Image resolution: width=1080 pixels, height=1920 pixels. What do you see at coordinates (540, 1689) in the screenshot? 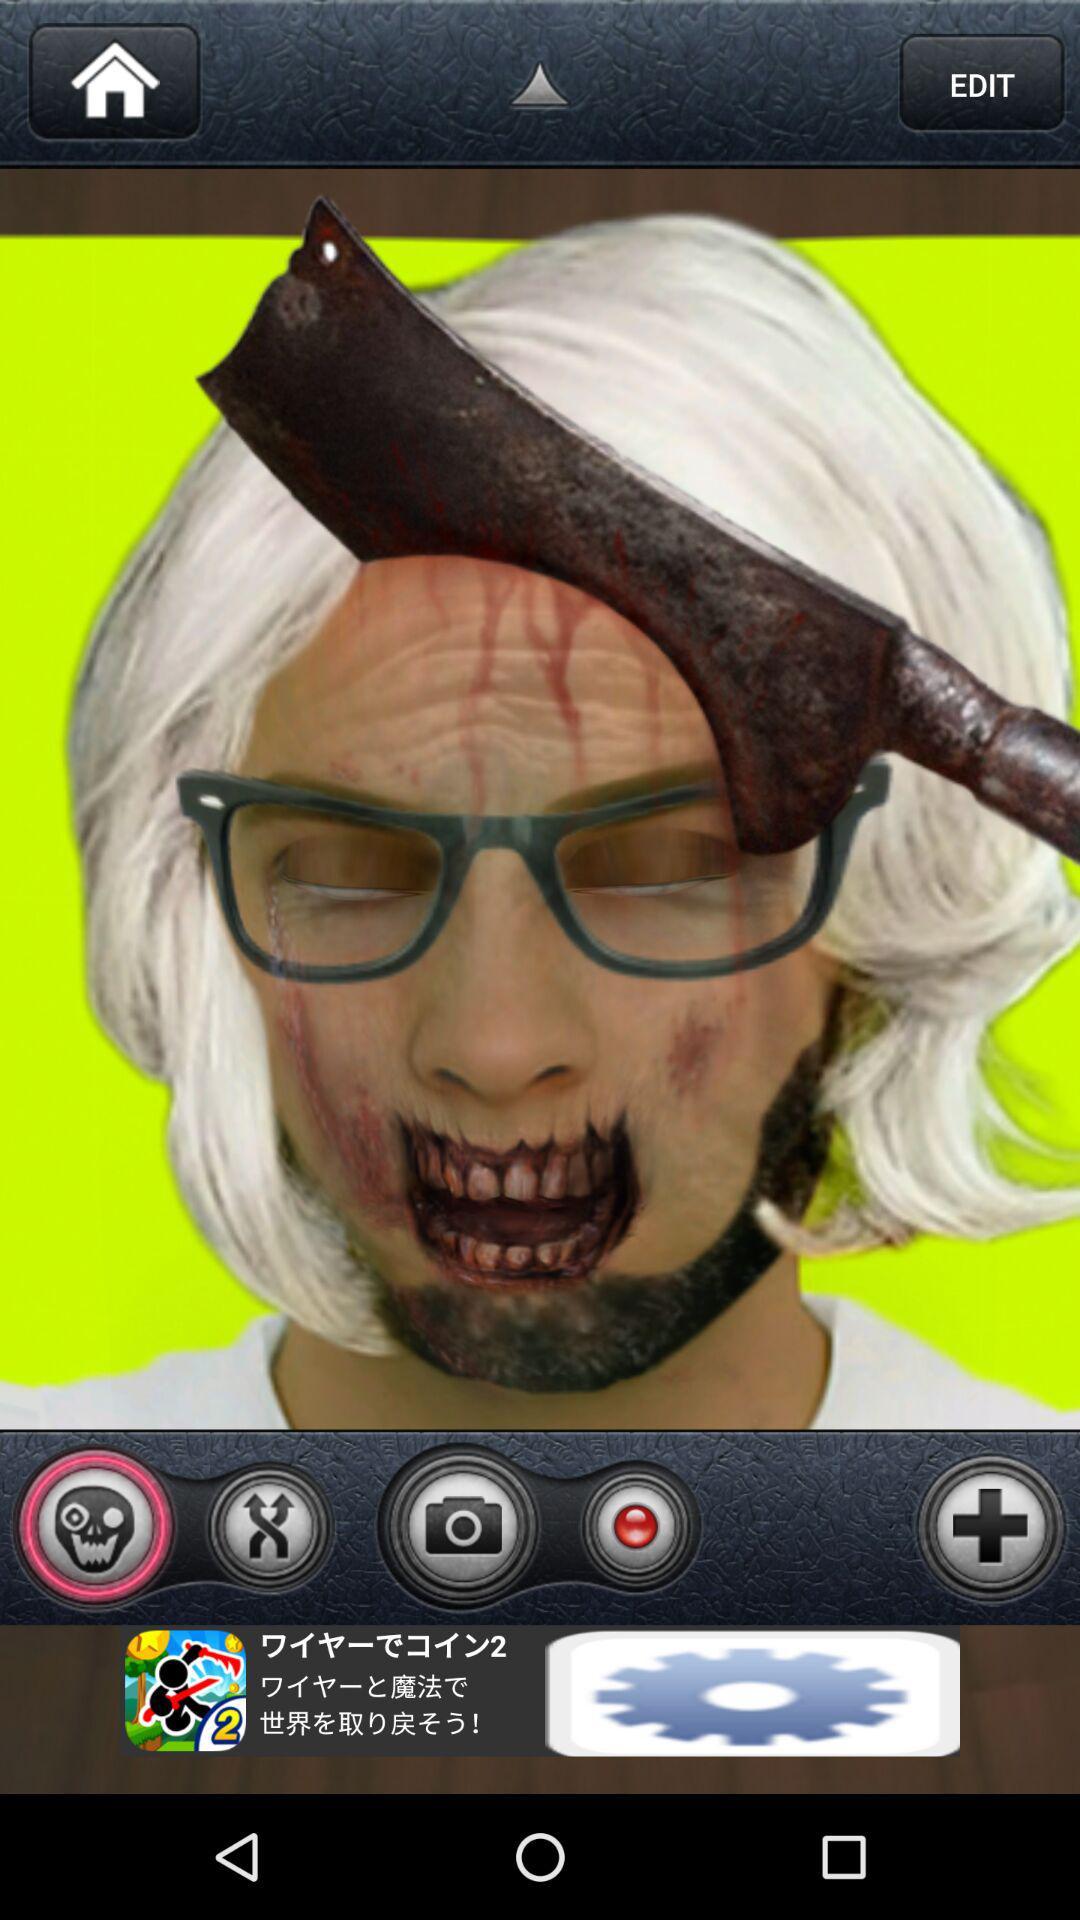
I see `redirects you to offer page` at bounding box center [540, 1689].